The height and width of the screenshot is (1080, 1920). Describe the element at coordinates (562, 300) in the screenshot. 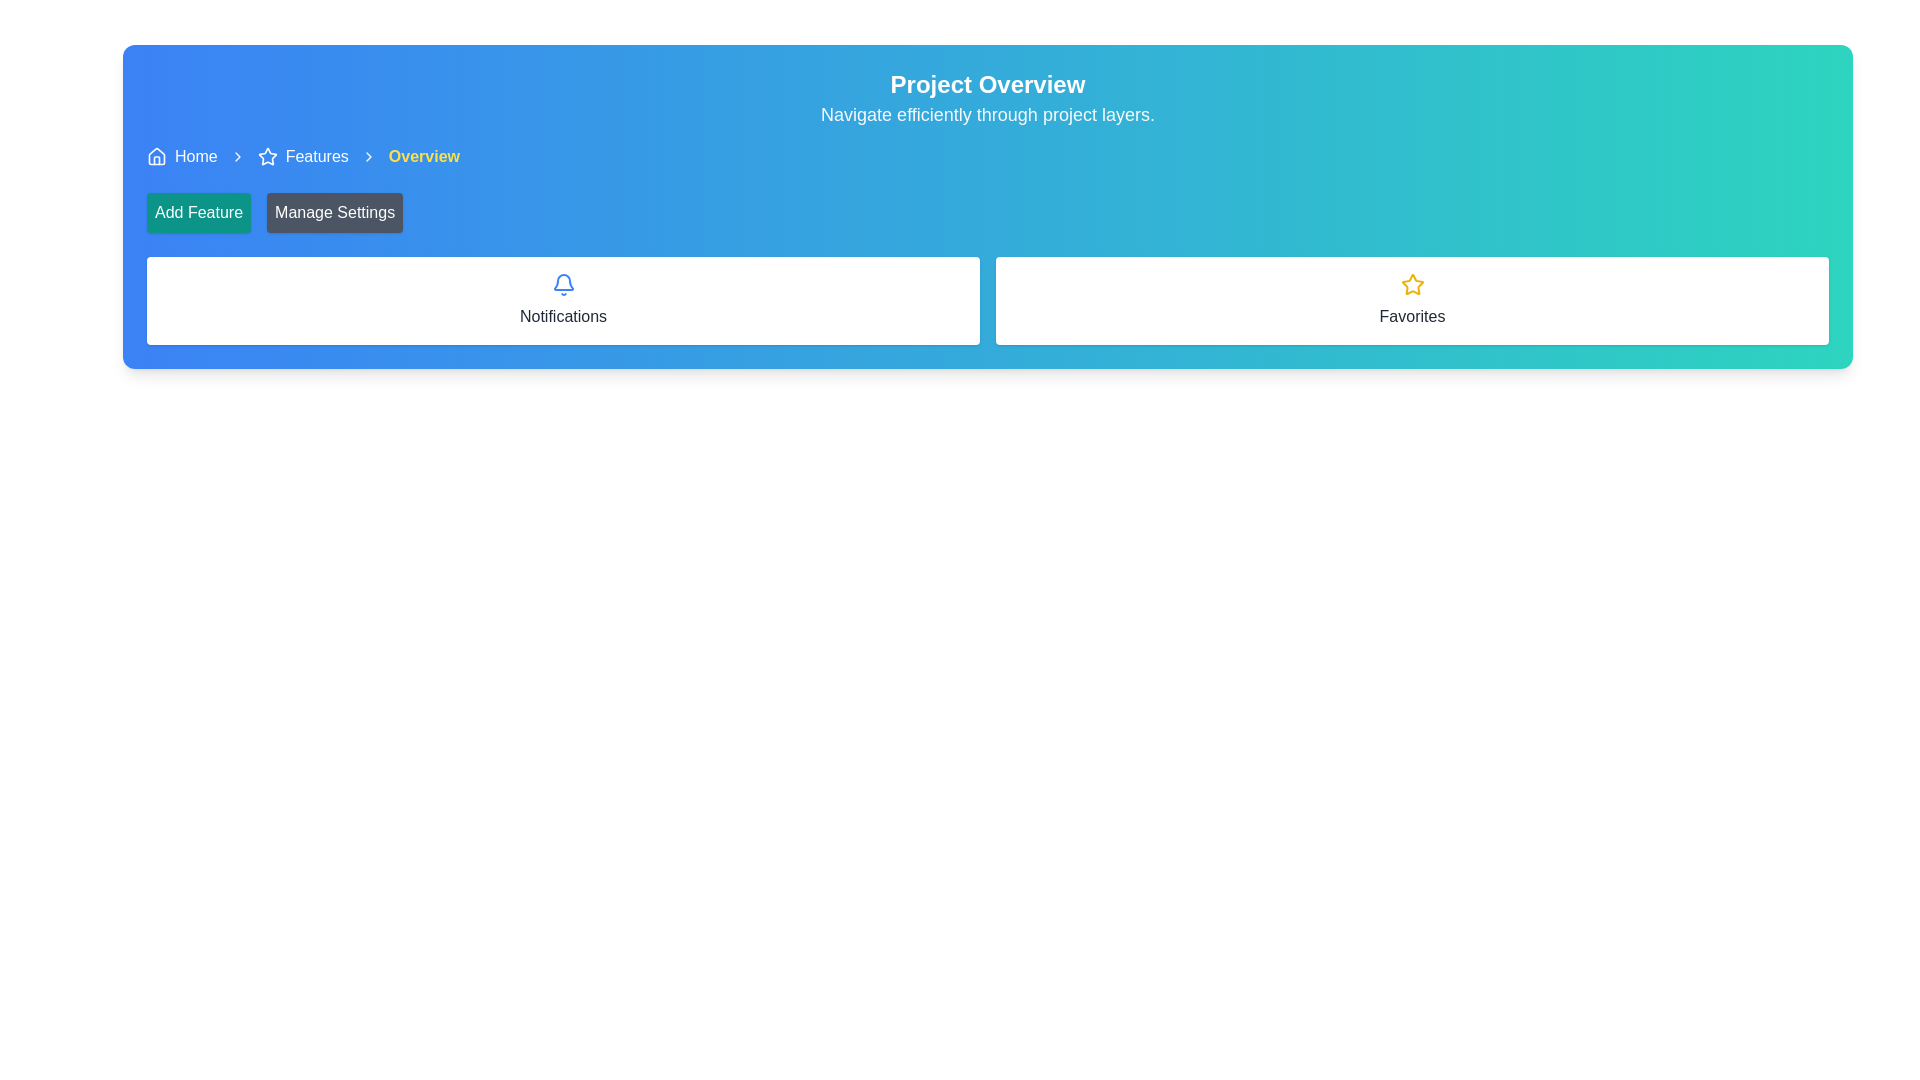

I see `the notification Button or Card located in the first column of the two-column grid layout, adjacent to the 'Favorites' tile` at that location.